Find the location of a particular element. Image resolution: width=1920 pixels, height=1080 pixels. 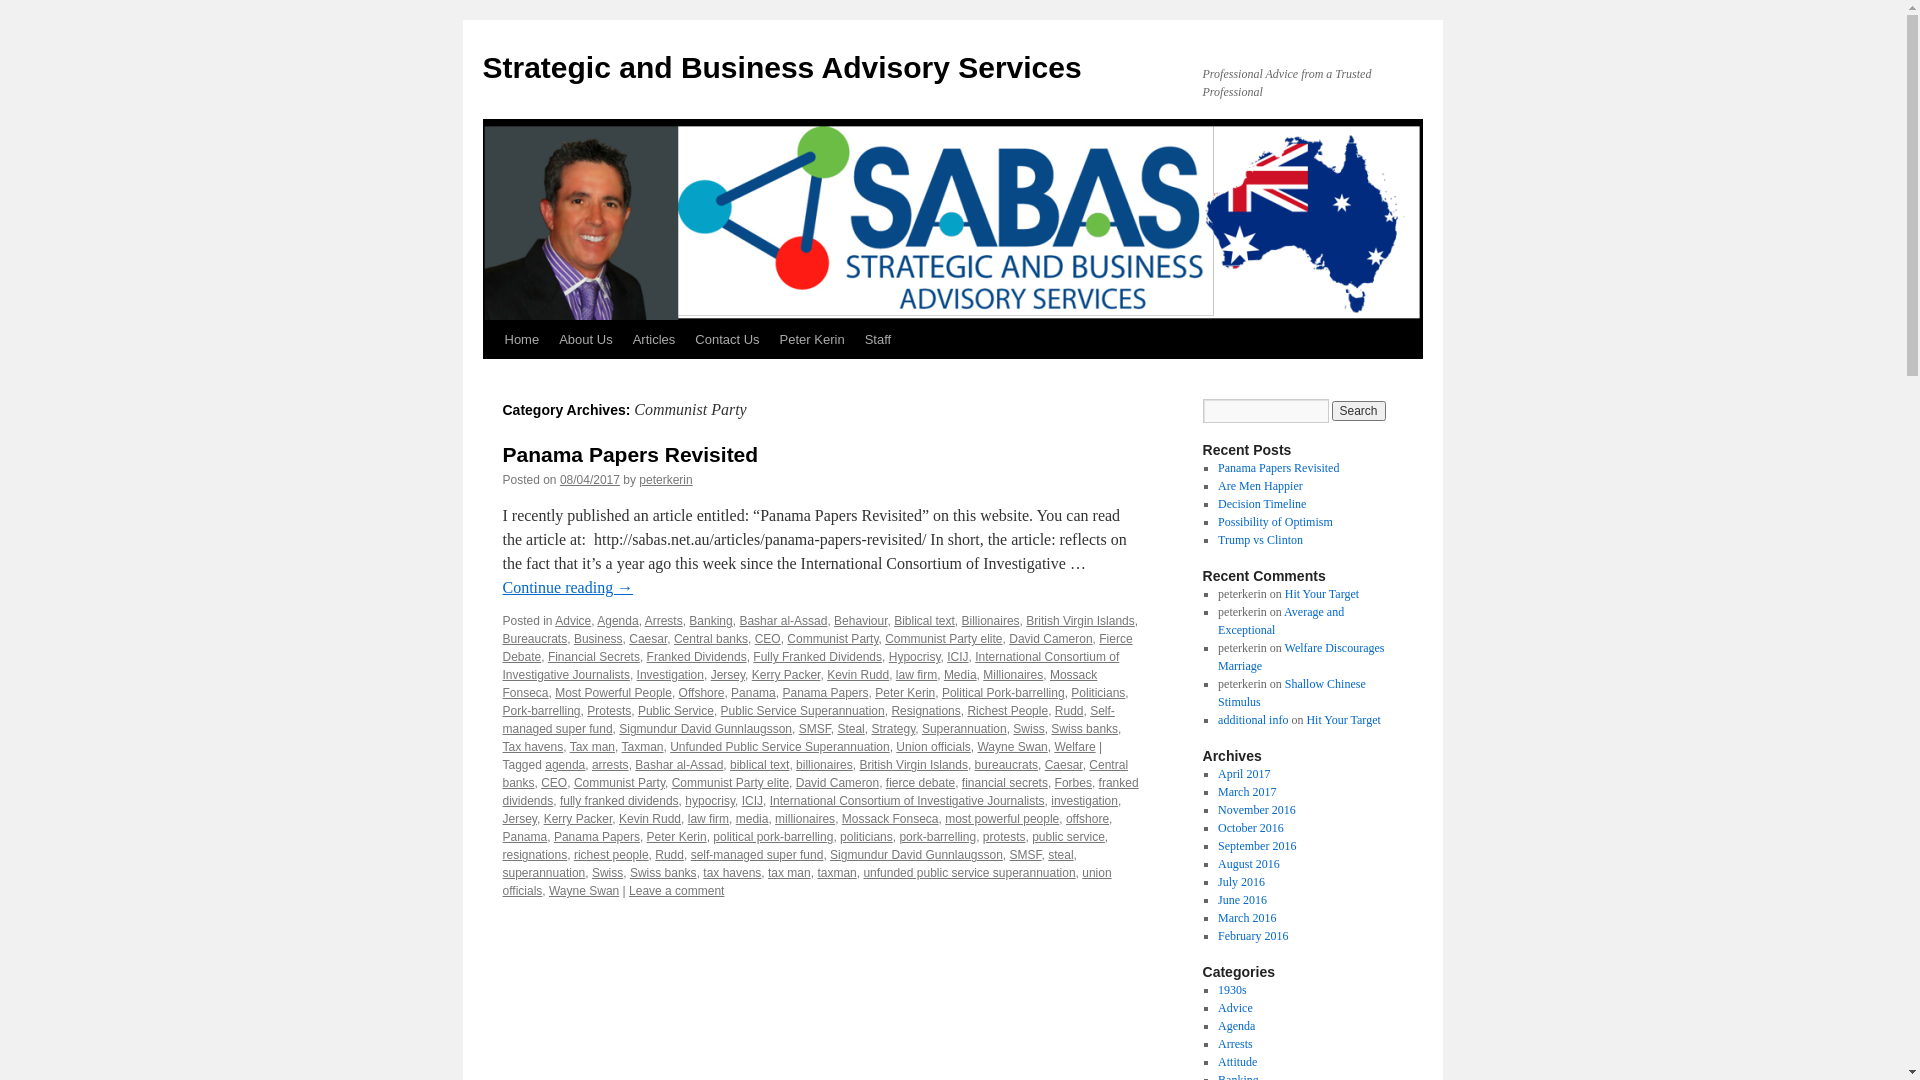

'March 2016' is located at coordinates (1246, 918).